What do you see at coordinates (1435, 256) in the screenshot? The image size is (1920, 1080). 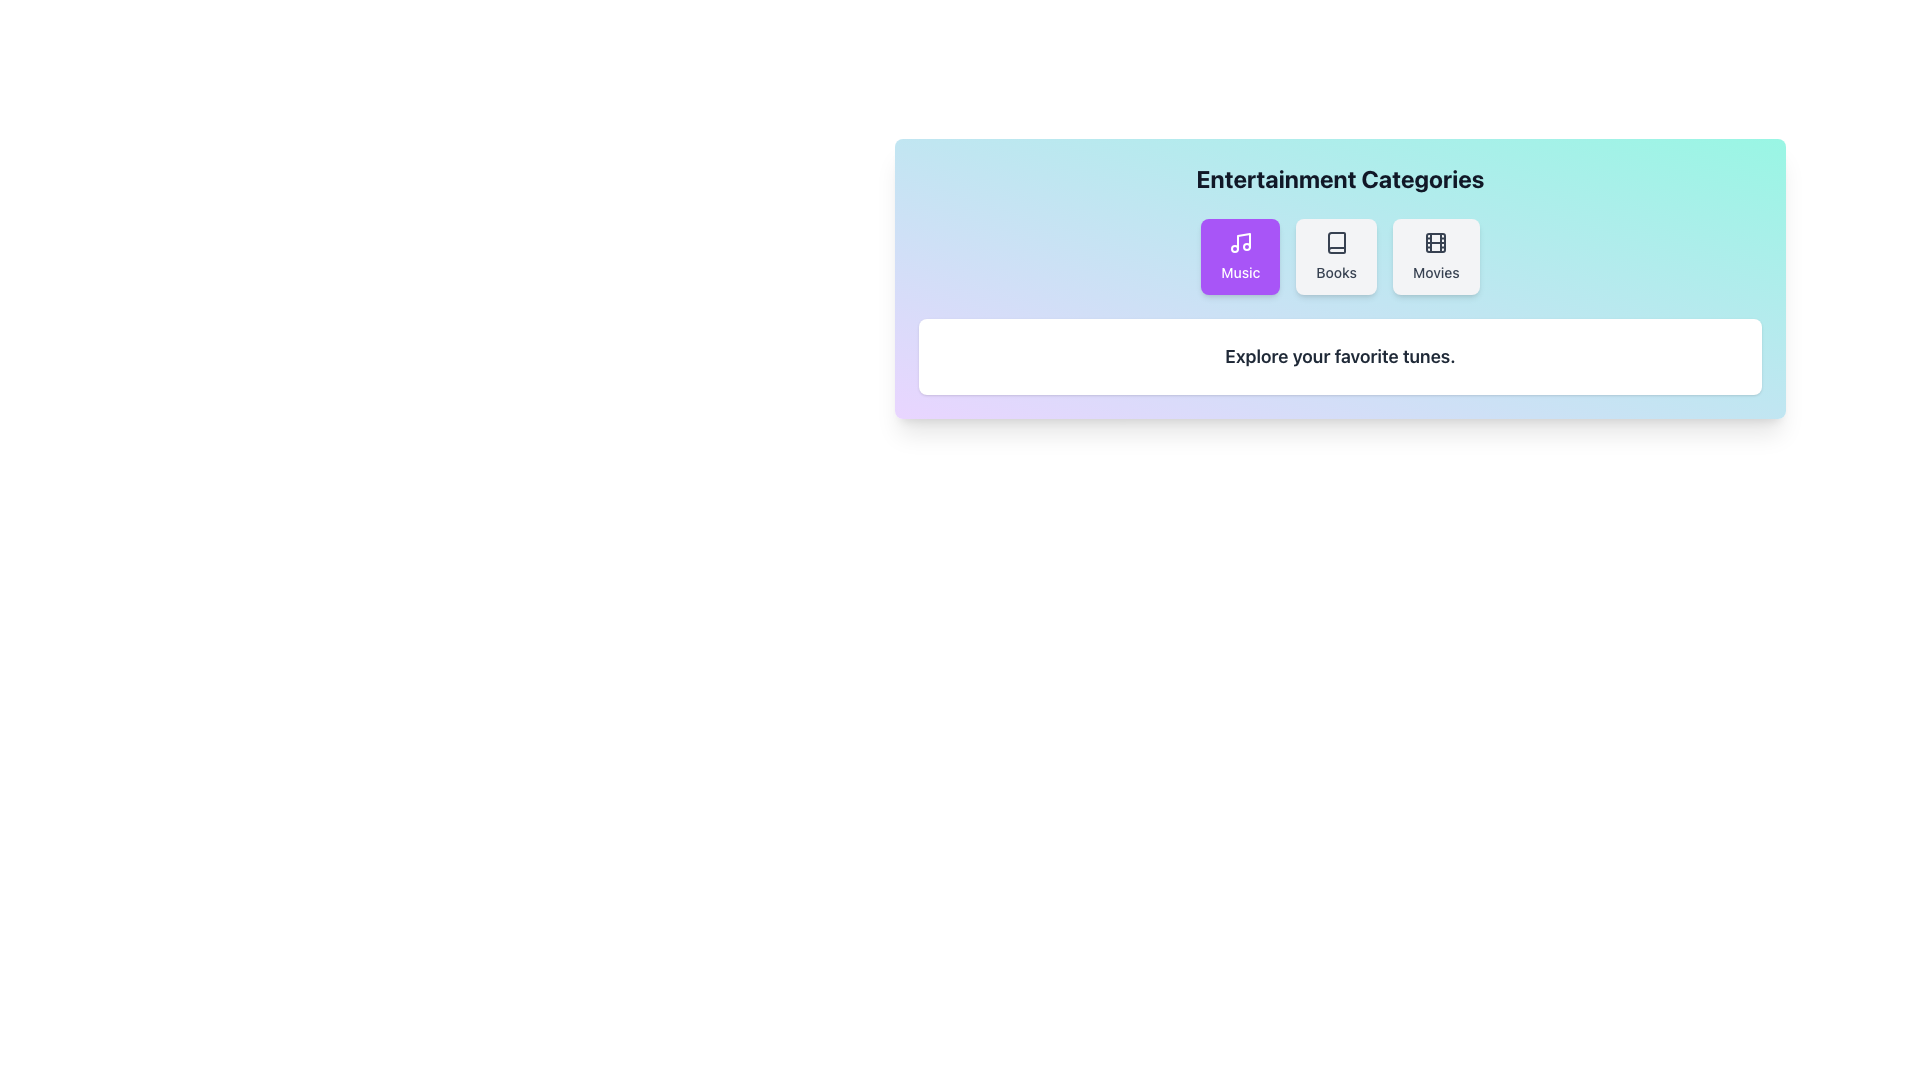 I see `the 'Movies' button located below the header text 'Entertainment Categories' and to the right of the 'Books' button` at bounding box center [1435, 256].